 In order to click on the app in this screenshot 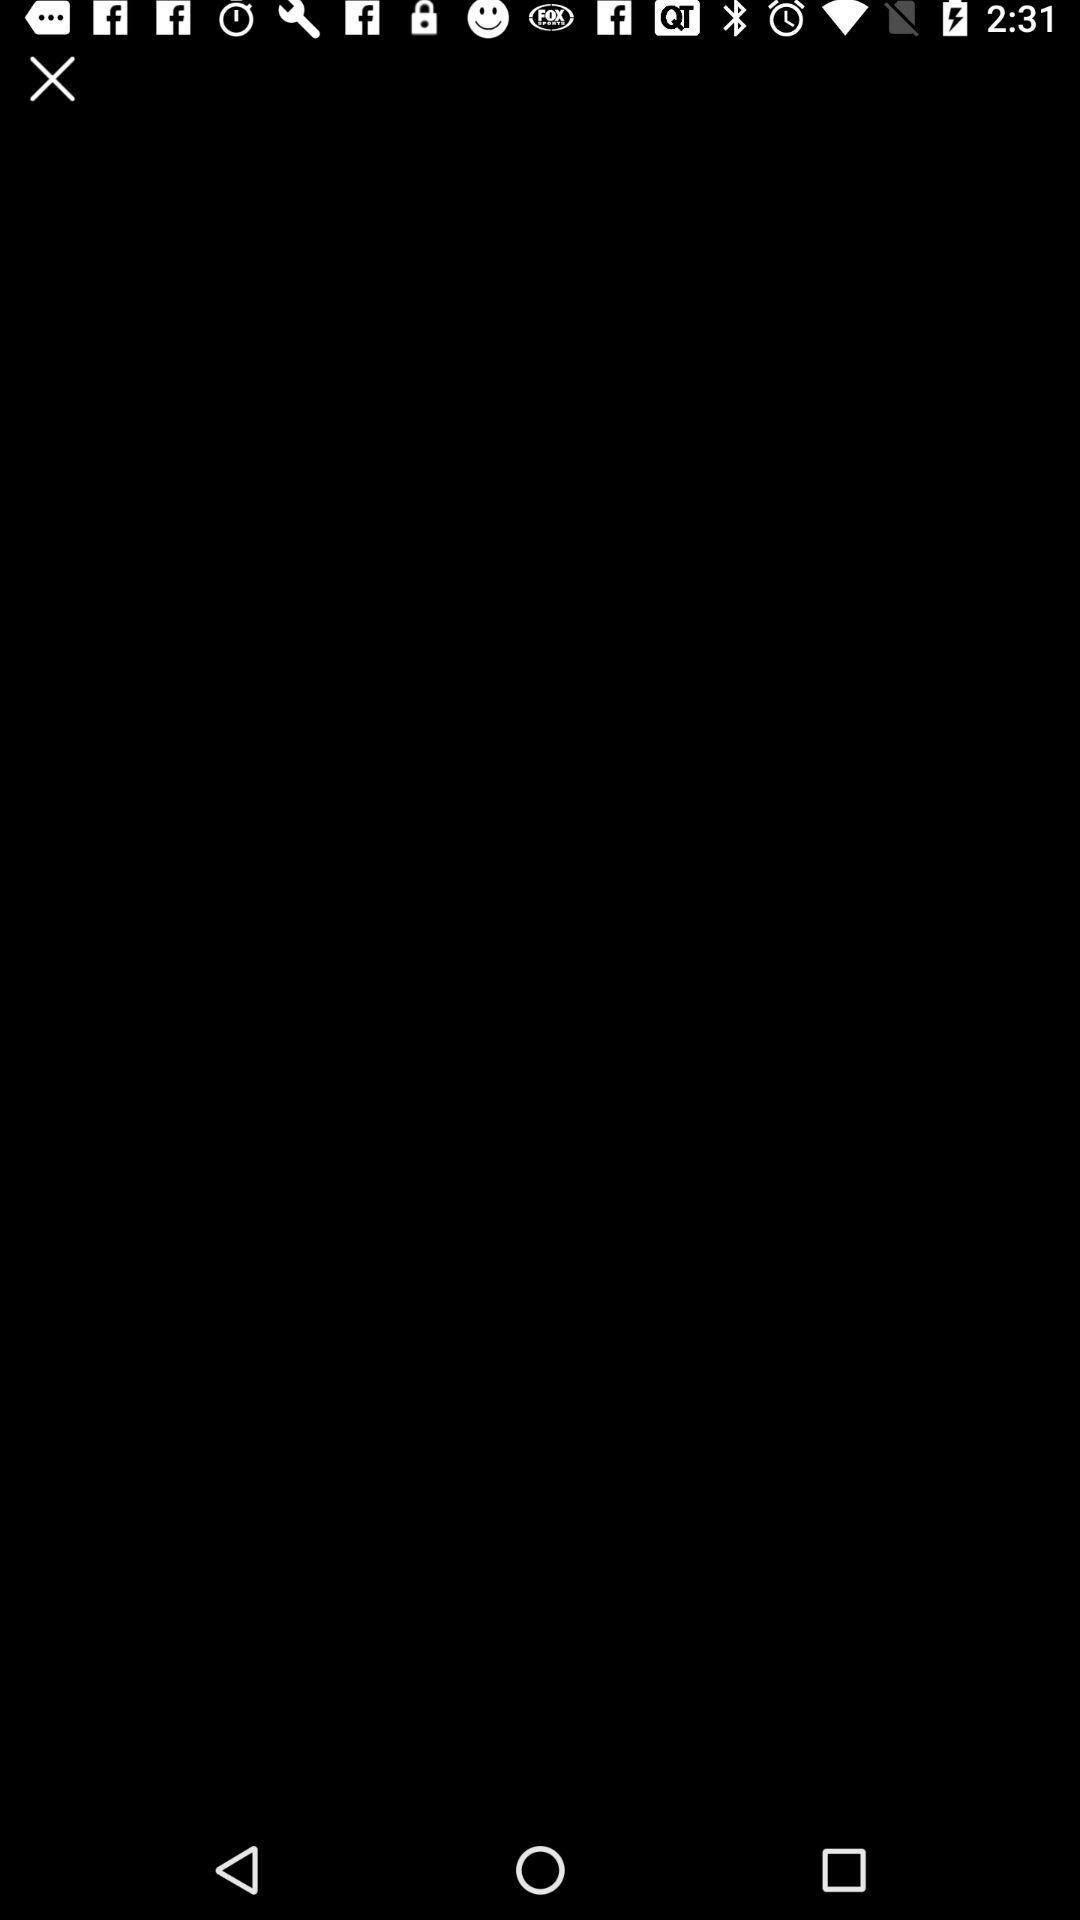, I will do `click(51, 78)`.